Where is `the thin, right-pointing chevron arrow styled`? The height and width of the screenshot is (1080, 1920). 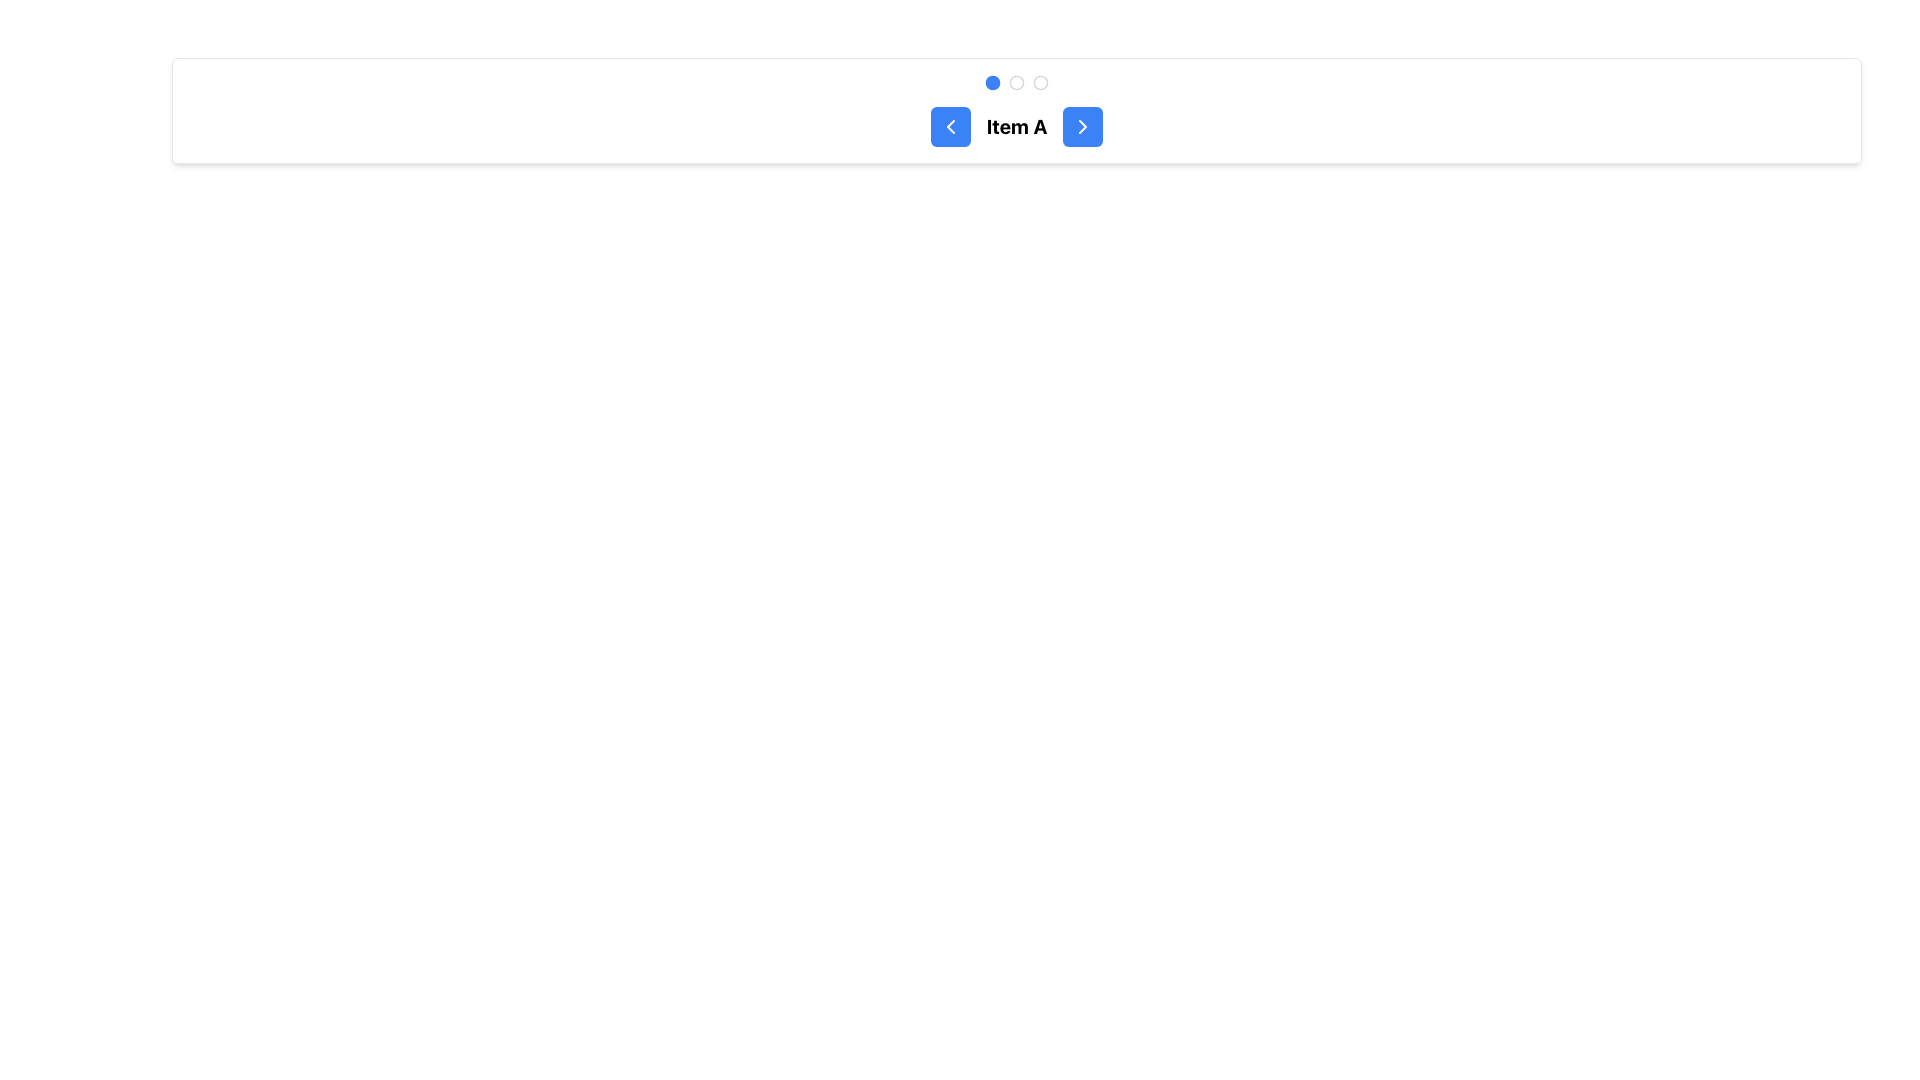 the thin, right-pointing chevron arrow styled is located at coordinates (1082, 127).